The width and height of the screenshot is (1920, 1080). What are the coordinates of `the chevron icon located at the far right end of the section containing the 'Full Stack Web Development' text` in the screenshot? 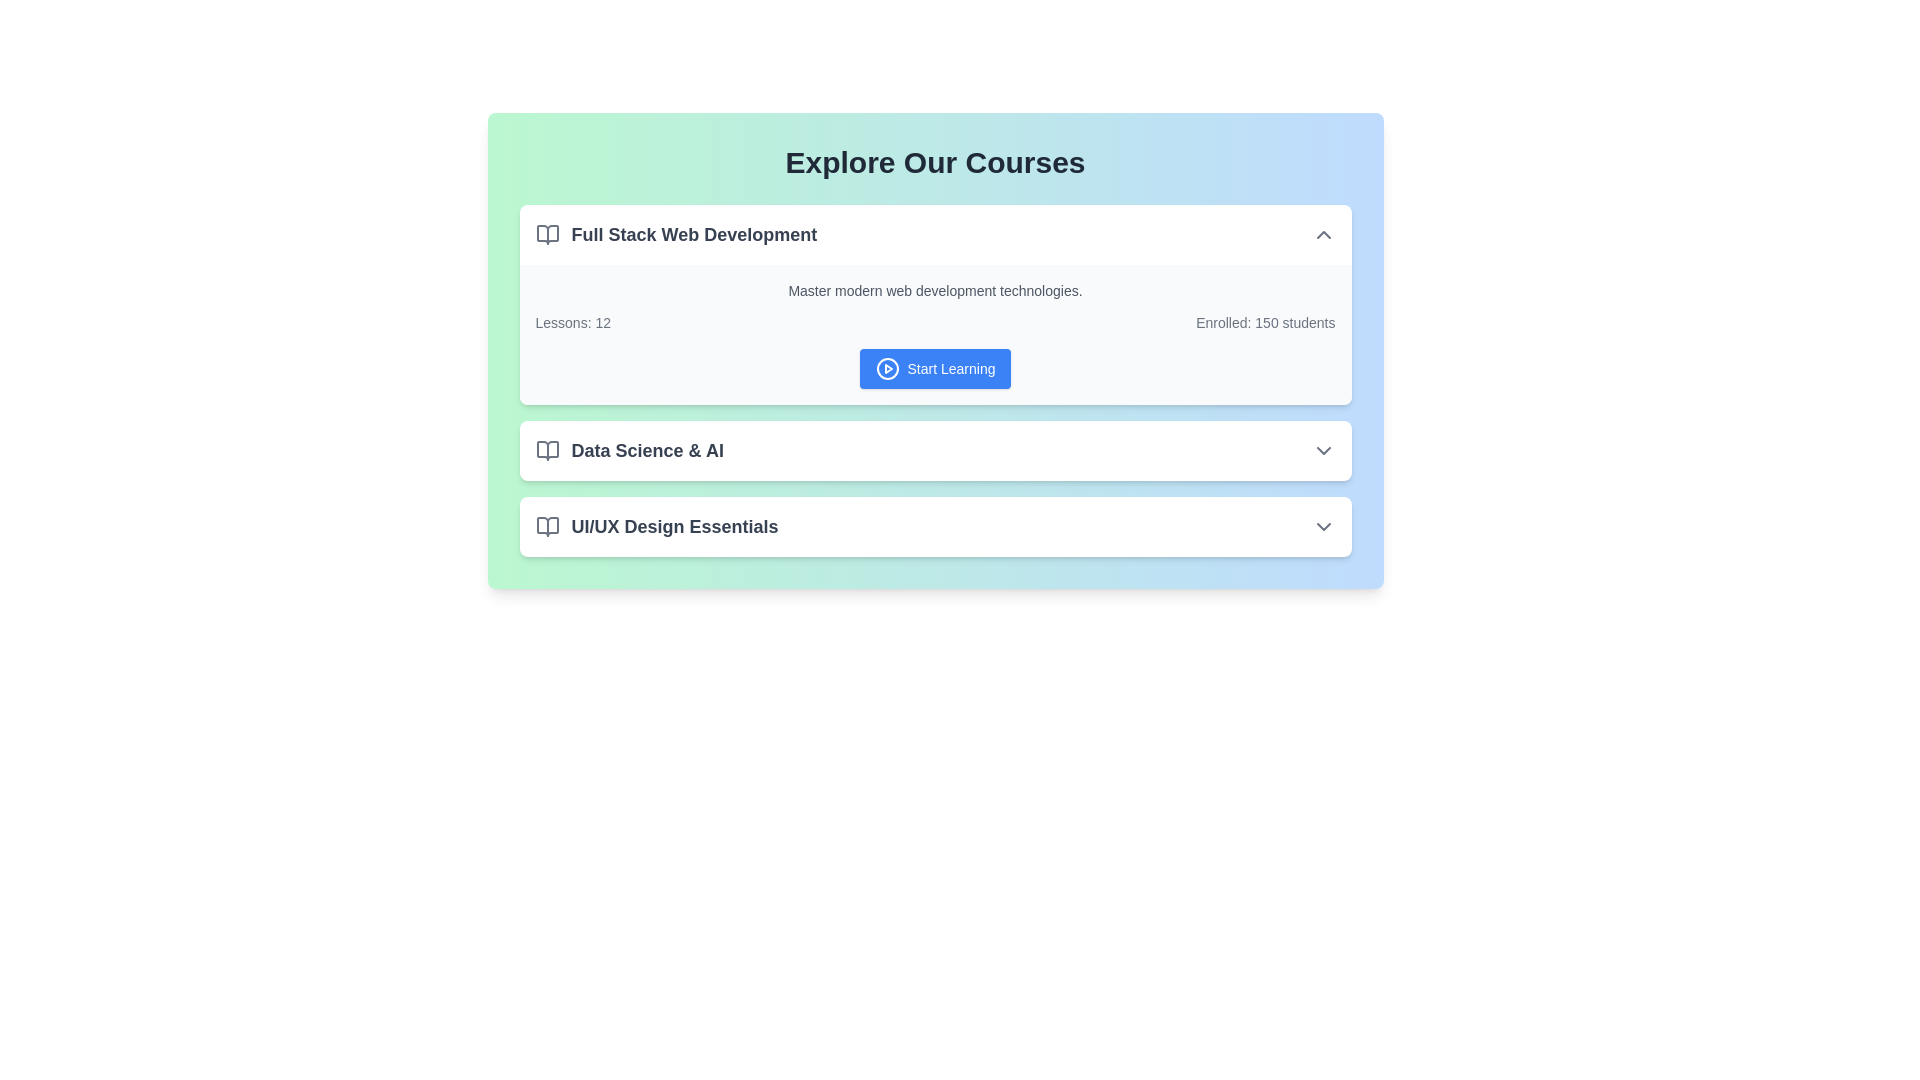 It's located at (1323, 234).